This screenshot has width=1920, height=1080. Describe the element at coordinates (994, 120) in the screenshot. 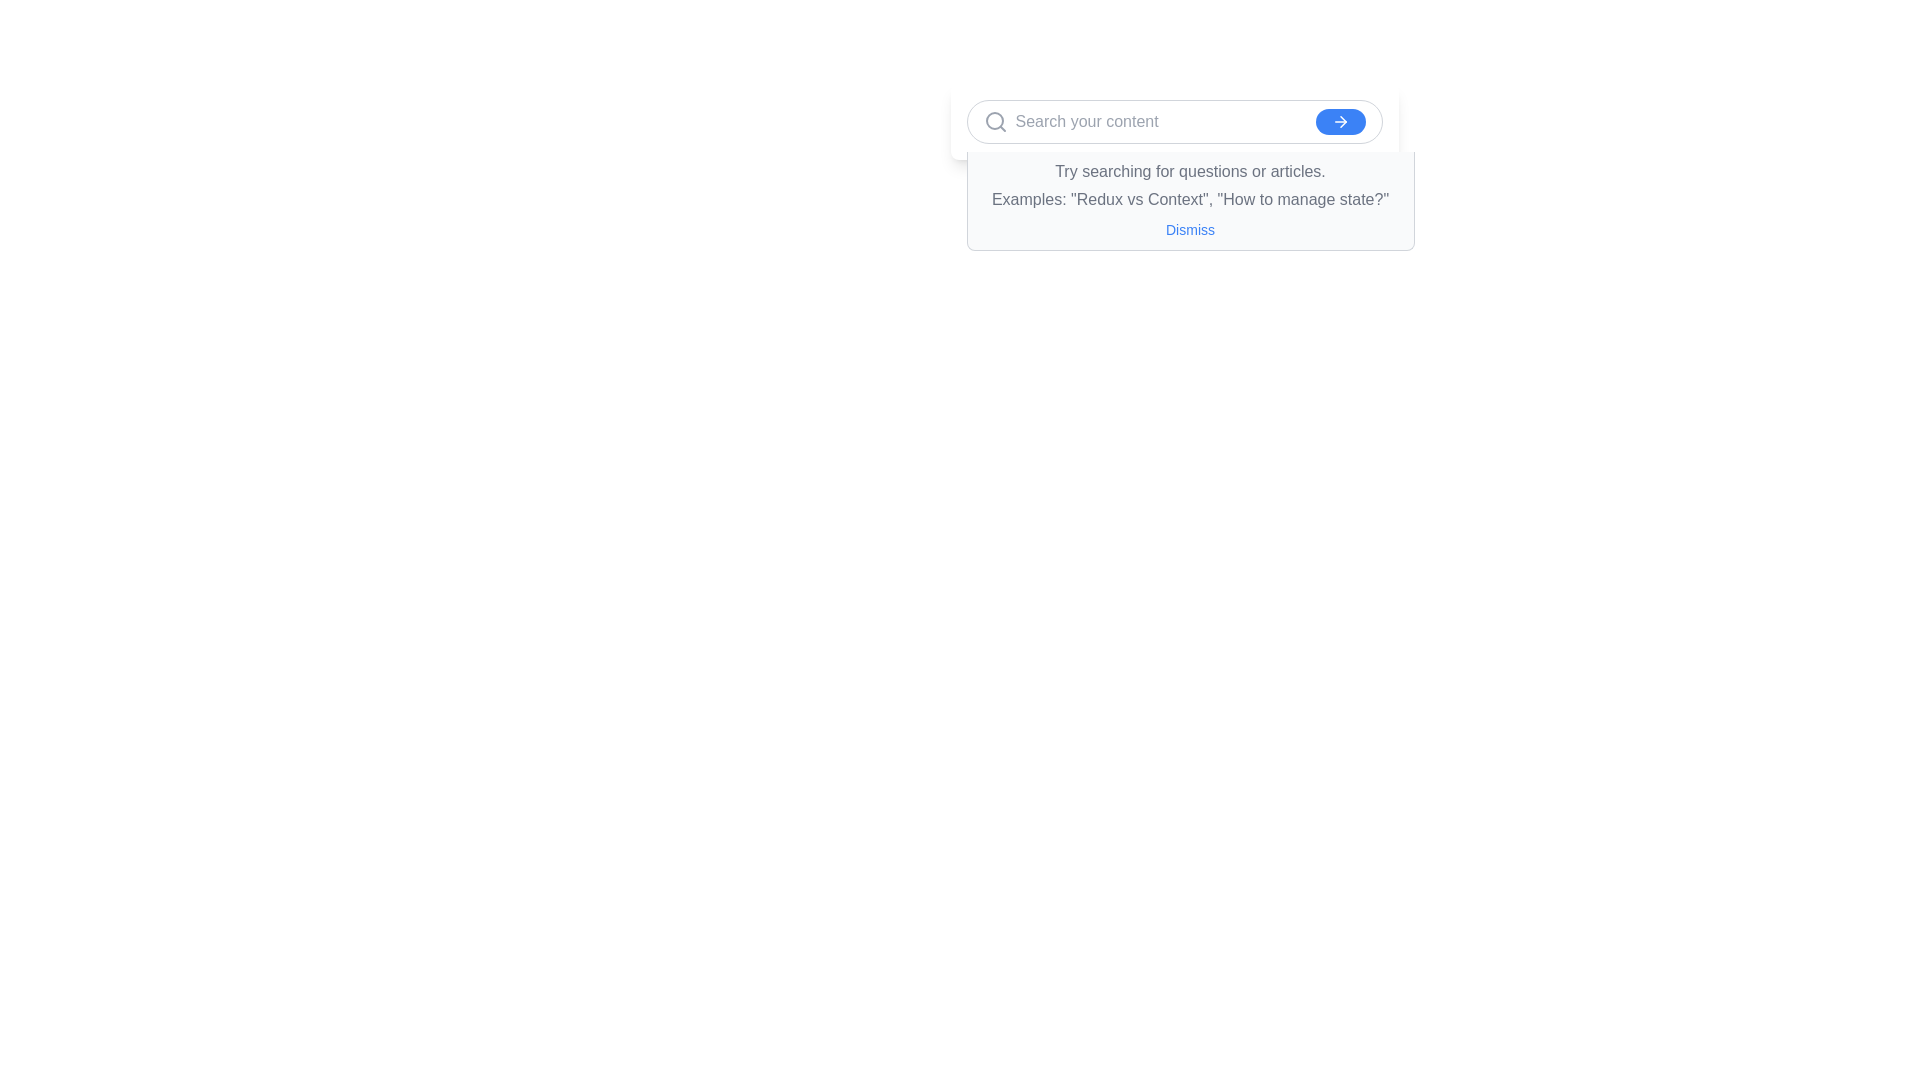

I see `the circular lens component of the search icon located to the left of the search input field in the top-right corner of the interface` at that location.